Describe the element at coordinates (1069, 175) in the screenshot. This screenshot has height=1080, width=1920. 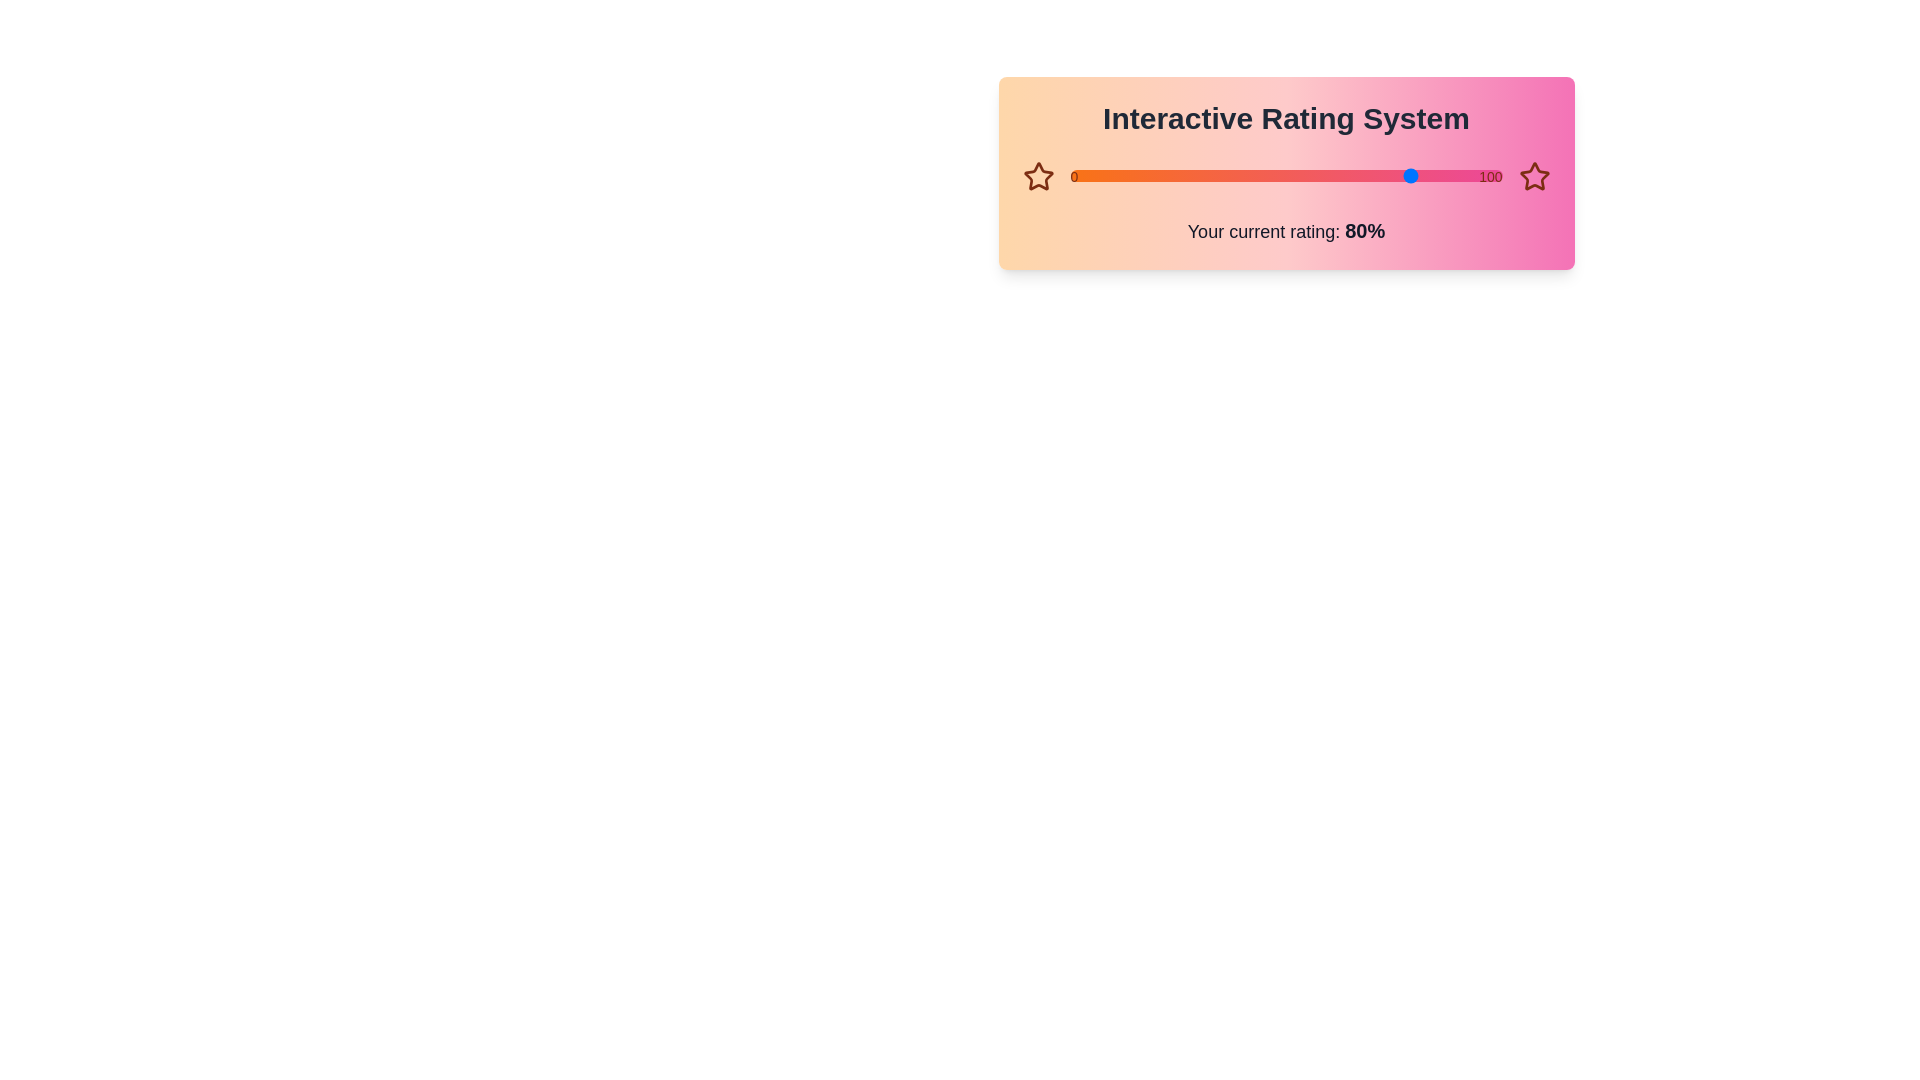
I see `the slider to set the rating to 28%` at that location.